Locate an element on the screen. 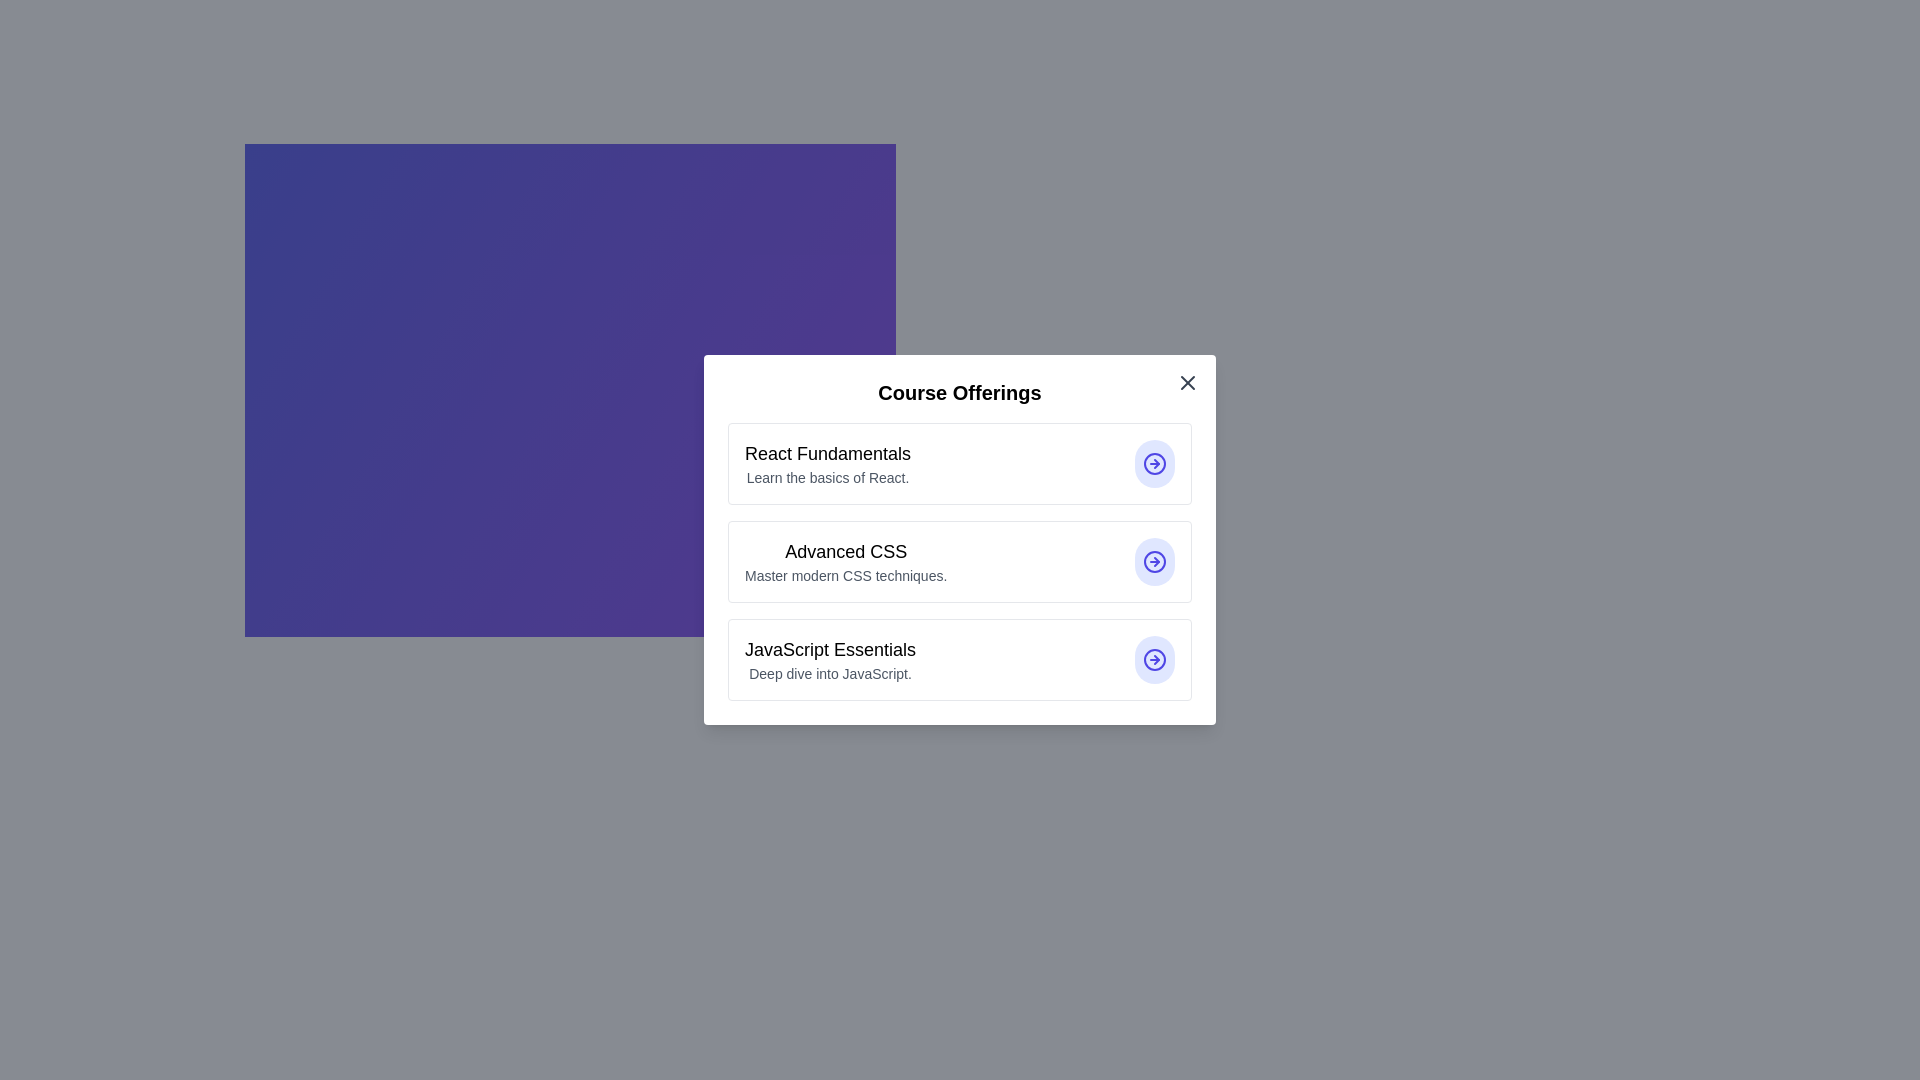 Image resolution: width=1920 pixels, height=1080 pixels. the second list item in the 'Course Offerings' modal, which describes the 'Advanced CSS' course is located at coordinates (960, 562).